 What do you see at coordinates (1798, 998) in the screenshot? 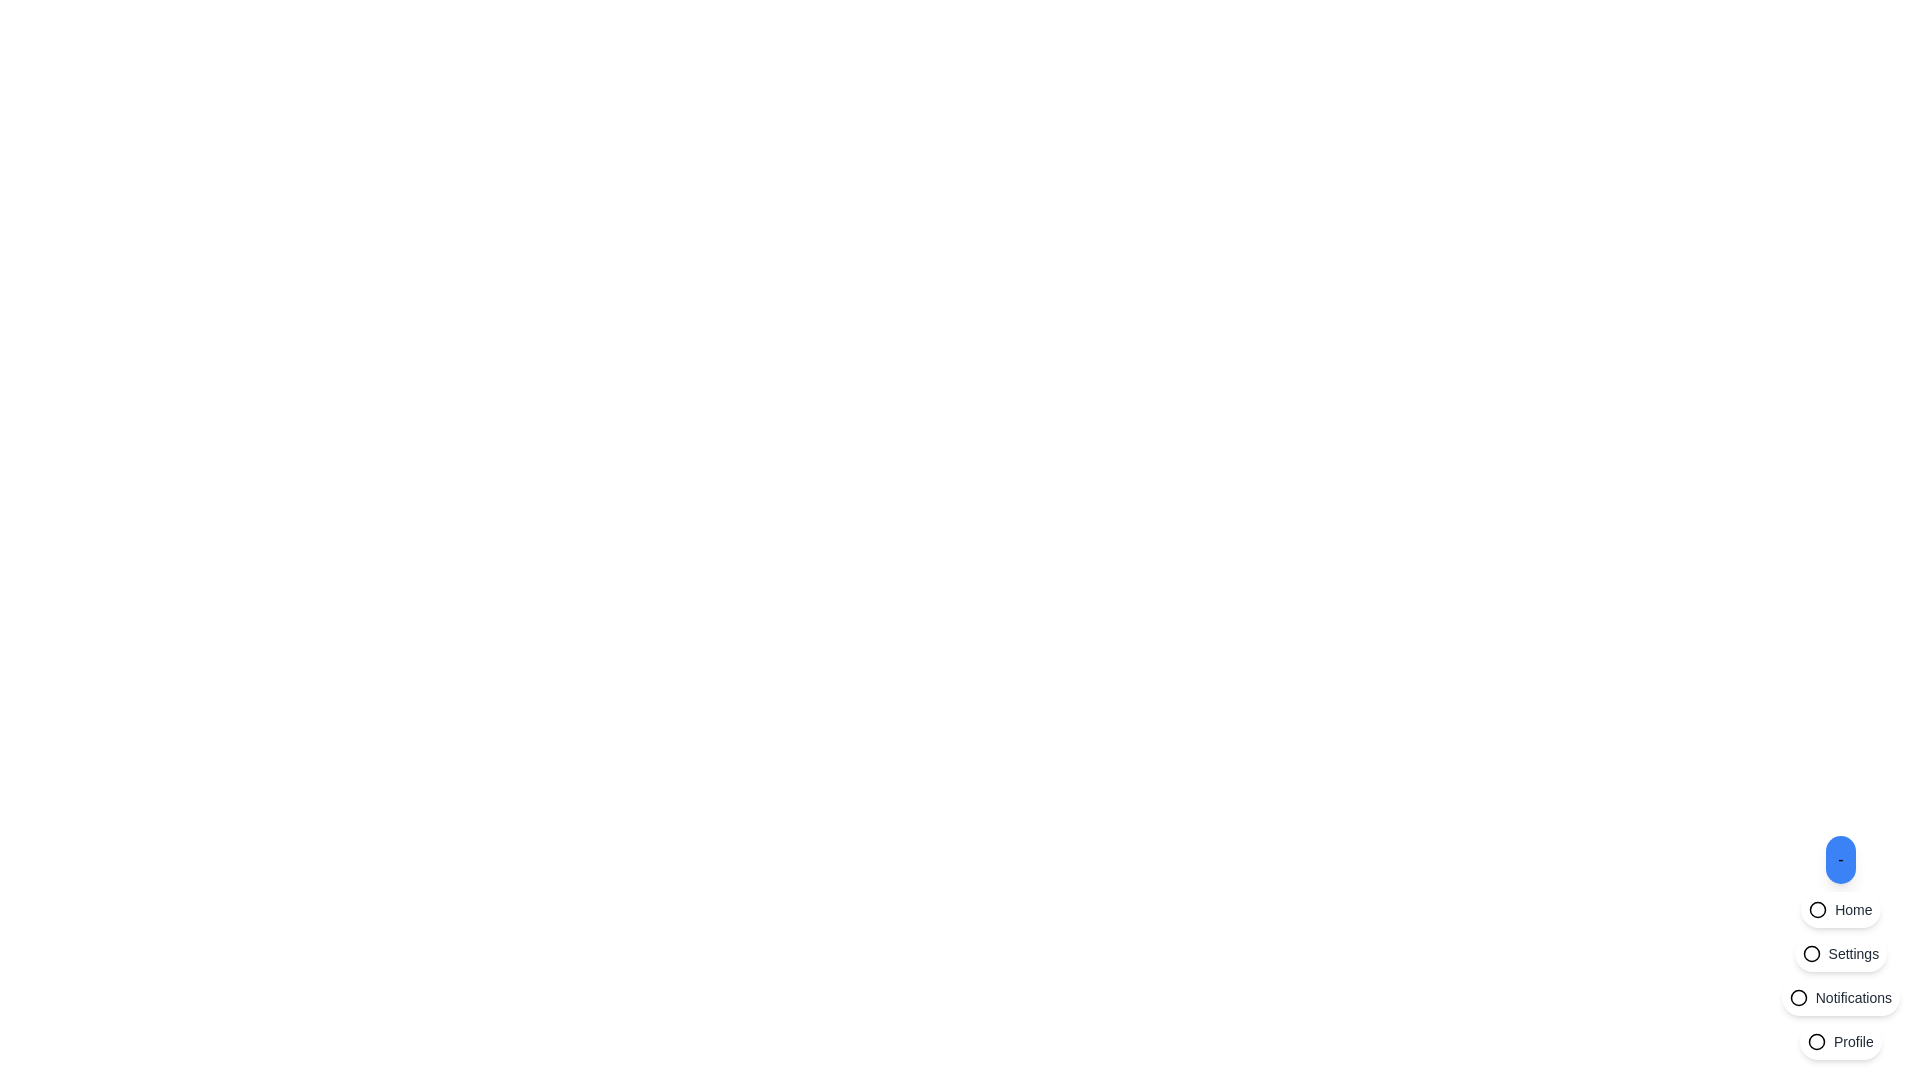
I see `the Circle icon with a black border located in the right-side vertical navigation panel beneath the larger blue circular button` at bounding box center [1798, 998].